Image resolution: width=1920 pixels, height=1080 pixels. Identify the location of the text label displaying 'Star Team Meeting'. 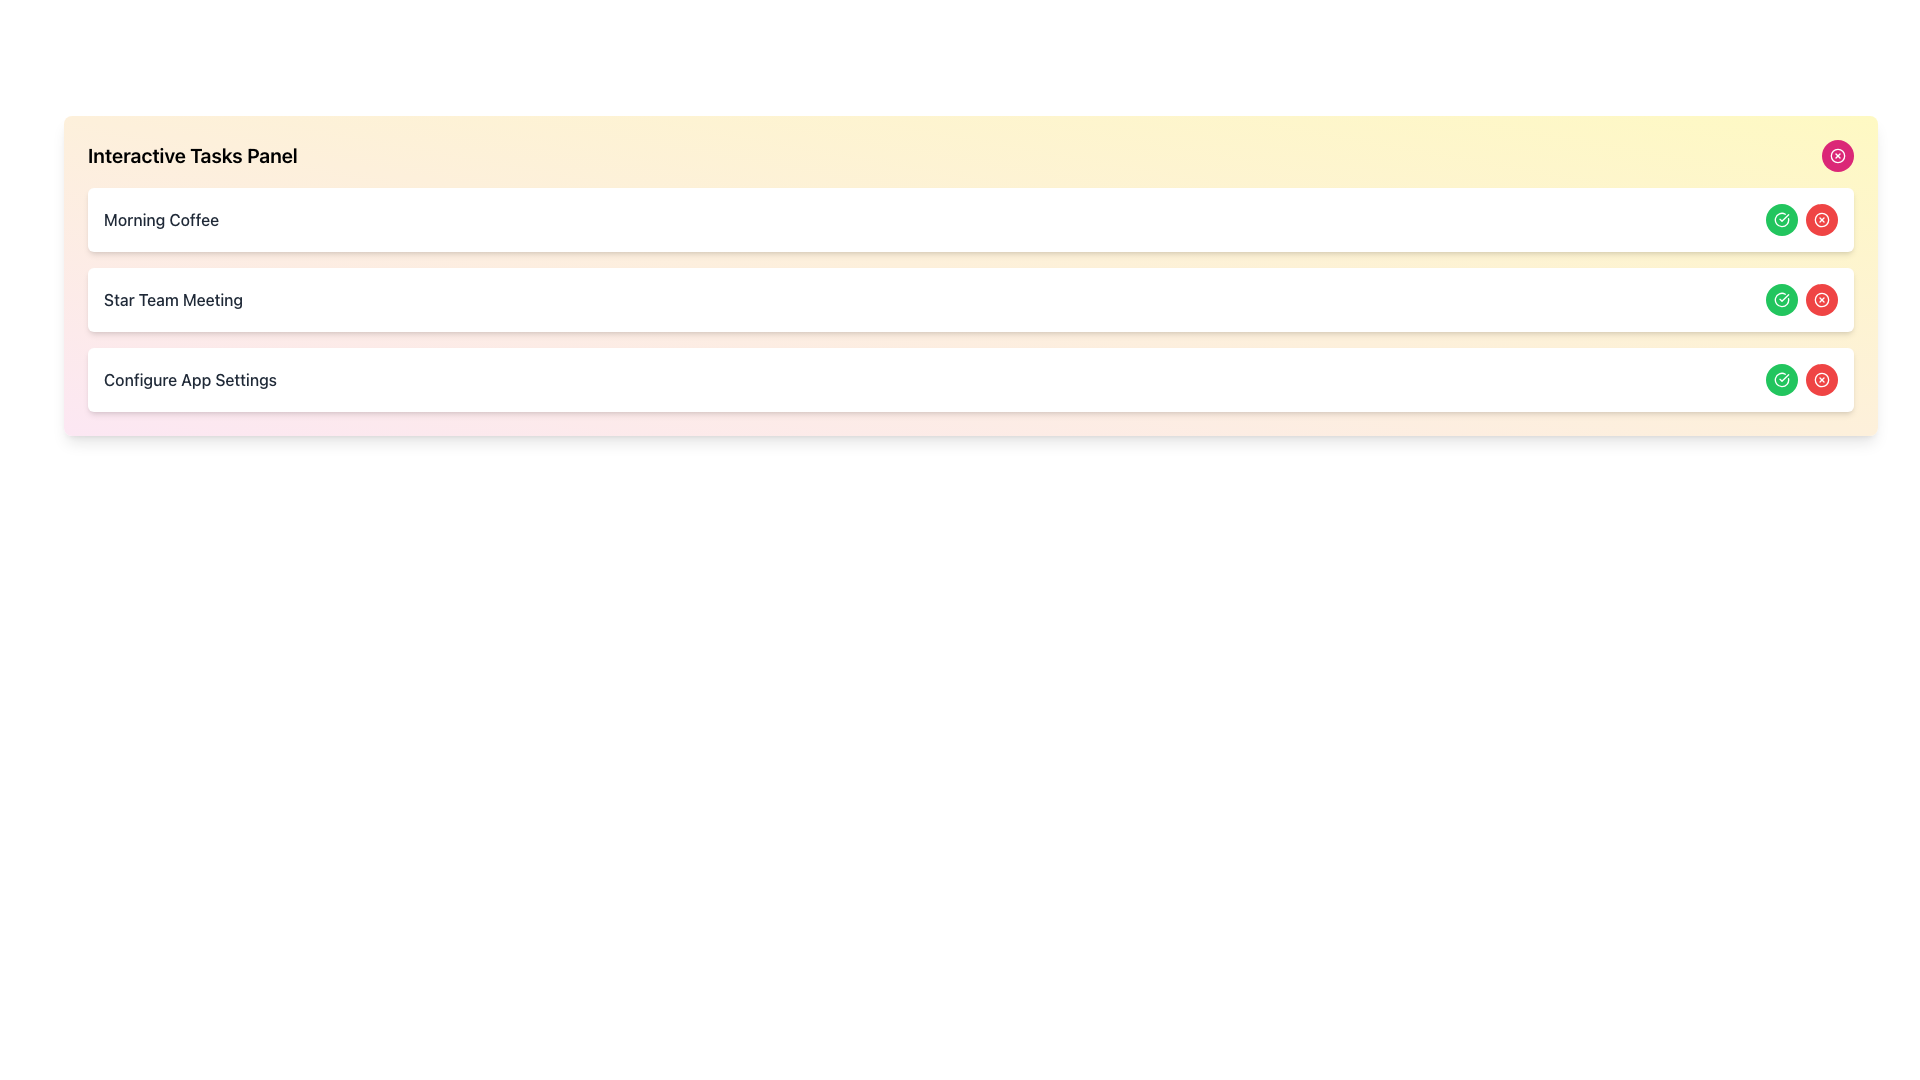
(173, 300).